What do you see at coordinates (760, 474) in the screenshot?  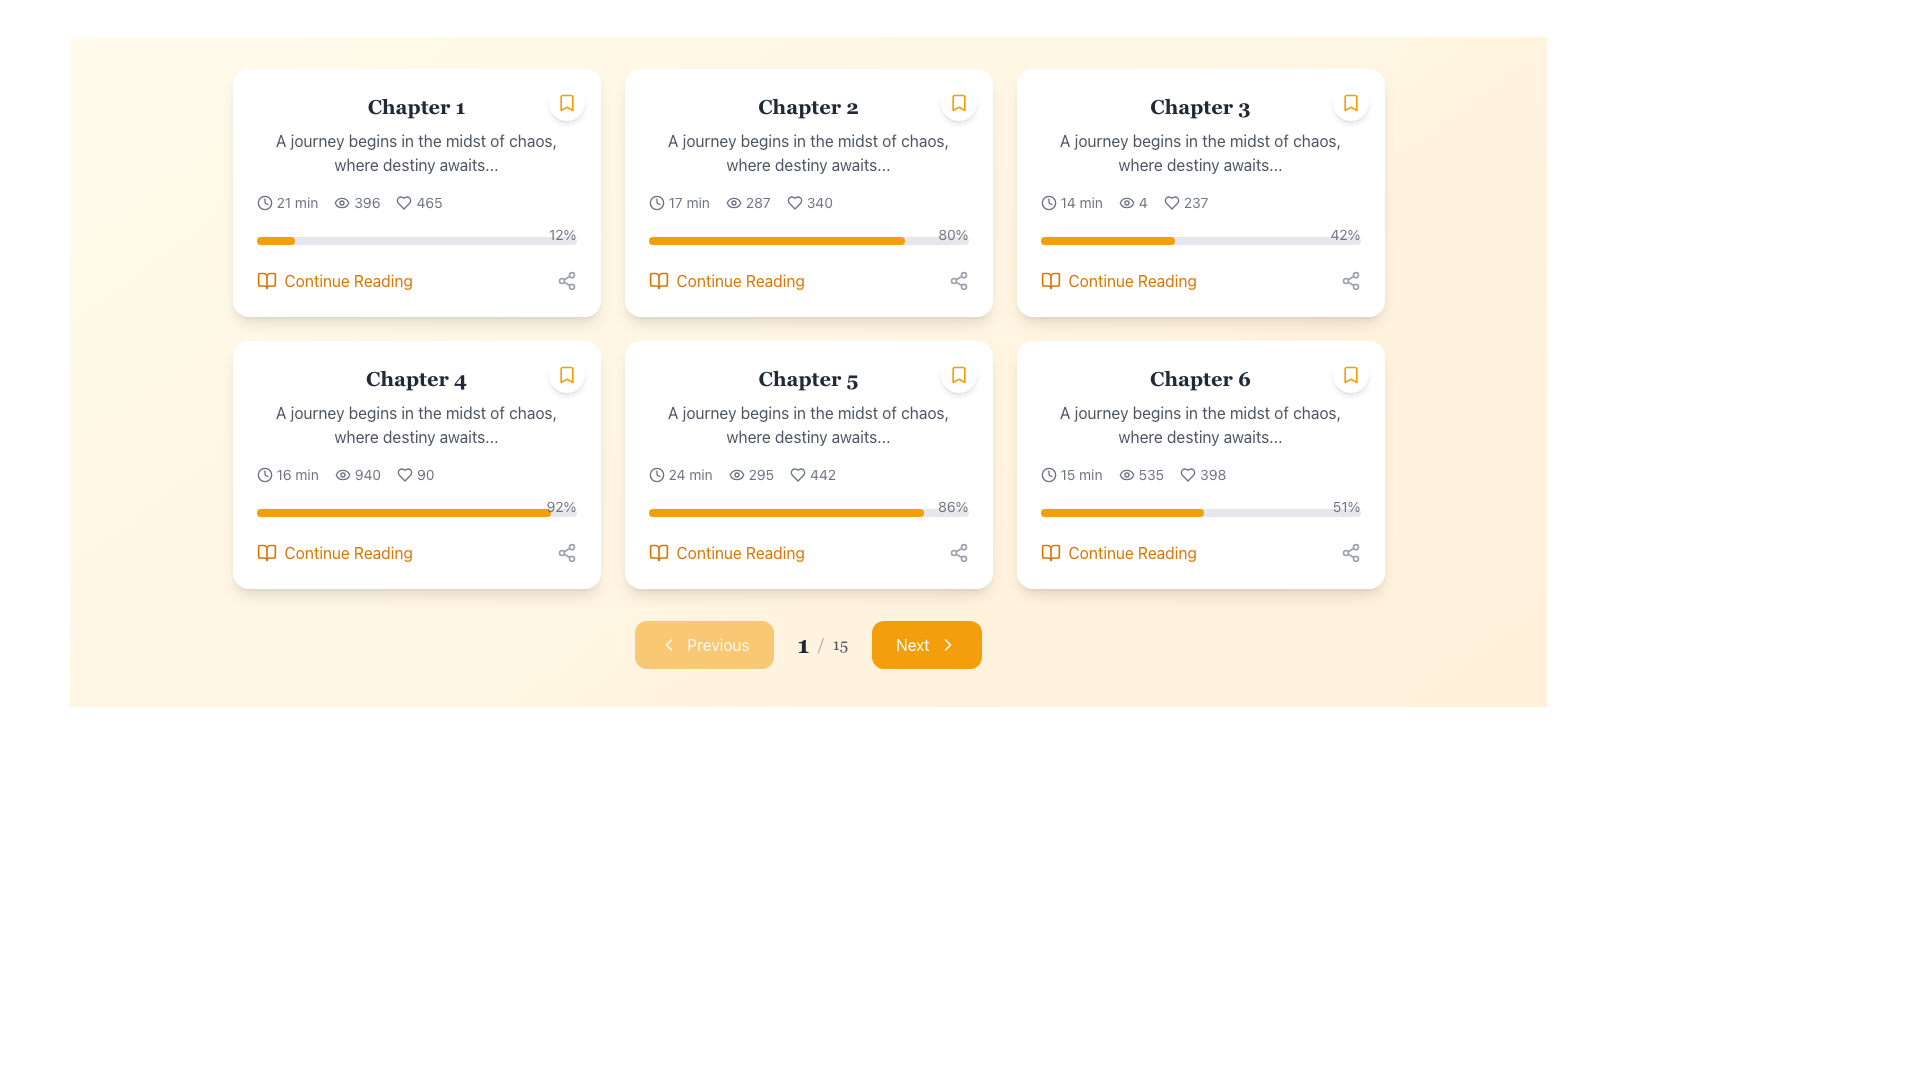 I see `the label displaying the numeric count '295' which indicates the view count for Chapter 5, located to the right of an eye icon` at bounding box center [760, 474].